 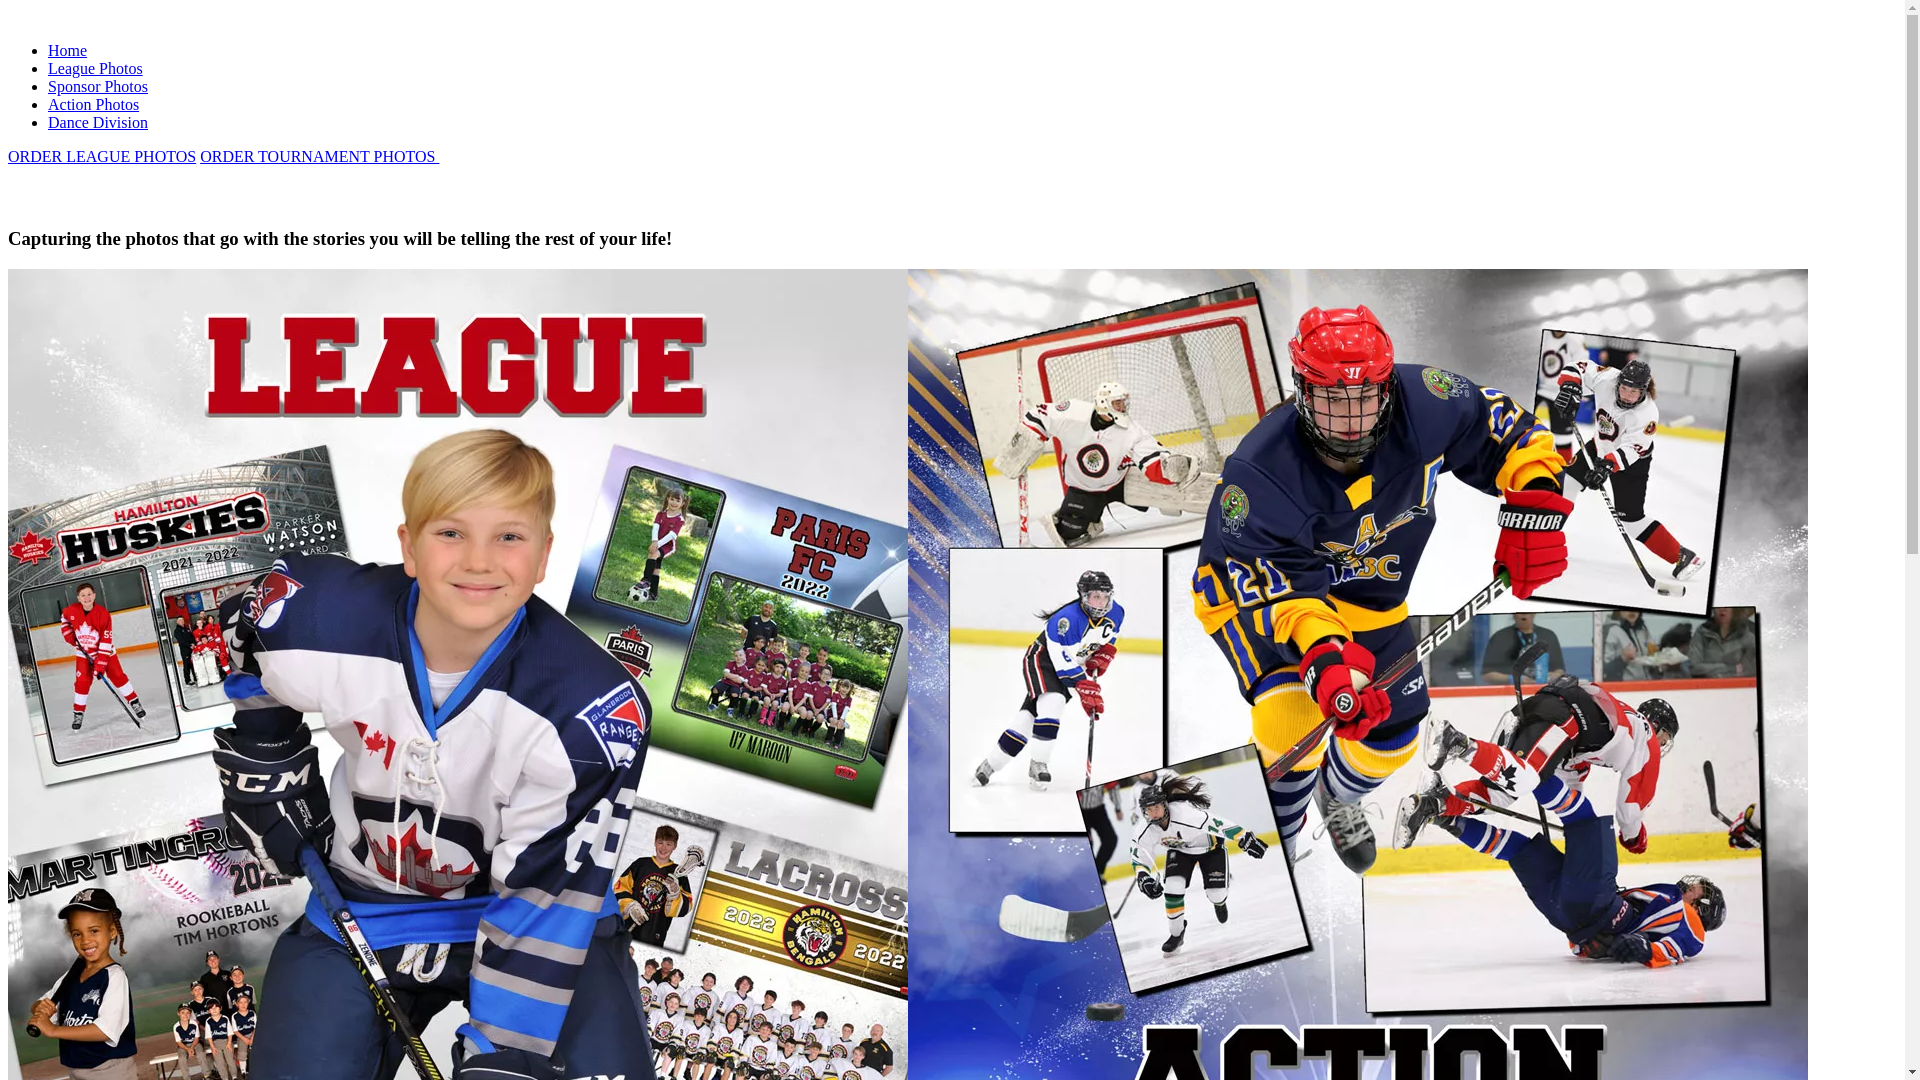 What do you see at coordinates (48, 49) in the screenshot?
I see `'Home'` at bounding box center [48, 49].